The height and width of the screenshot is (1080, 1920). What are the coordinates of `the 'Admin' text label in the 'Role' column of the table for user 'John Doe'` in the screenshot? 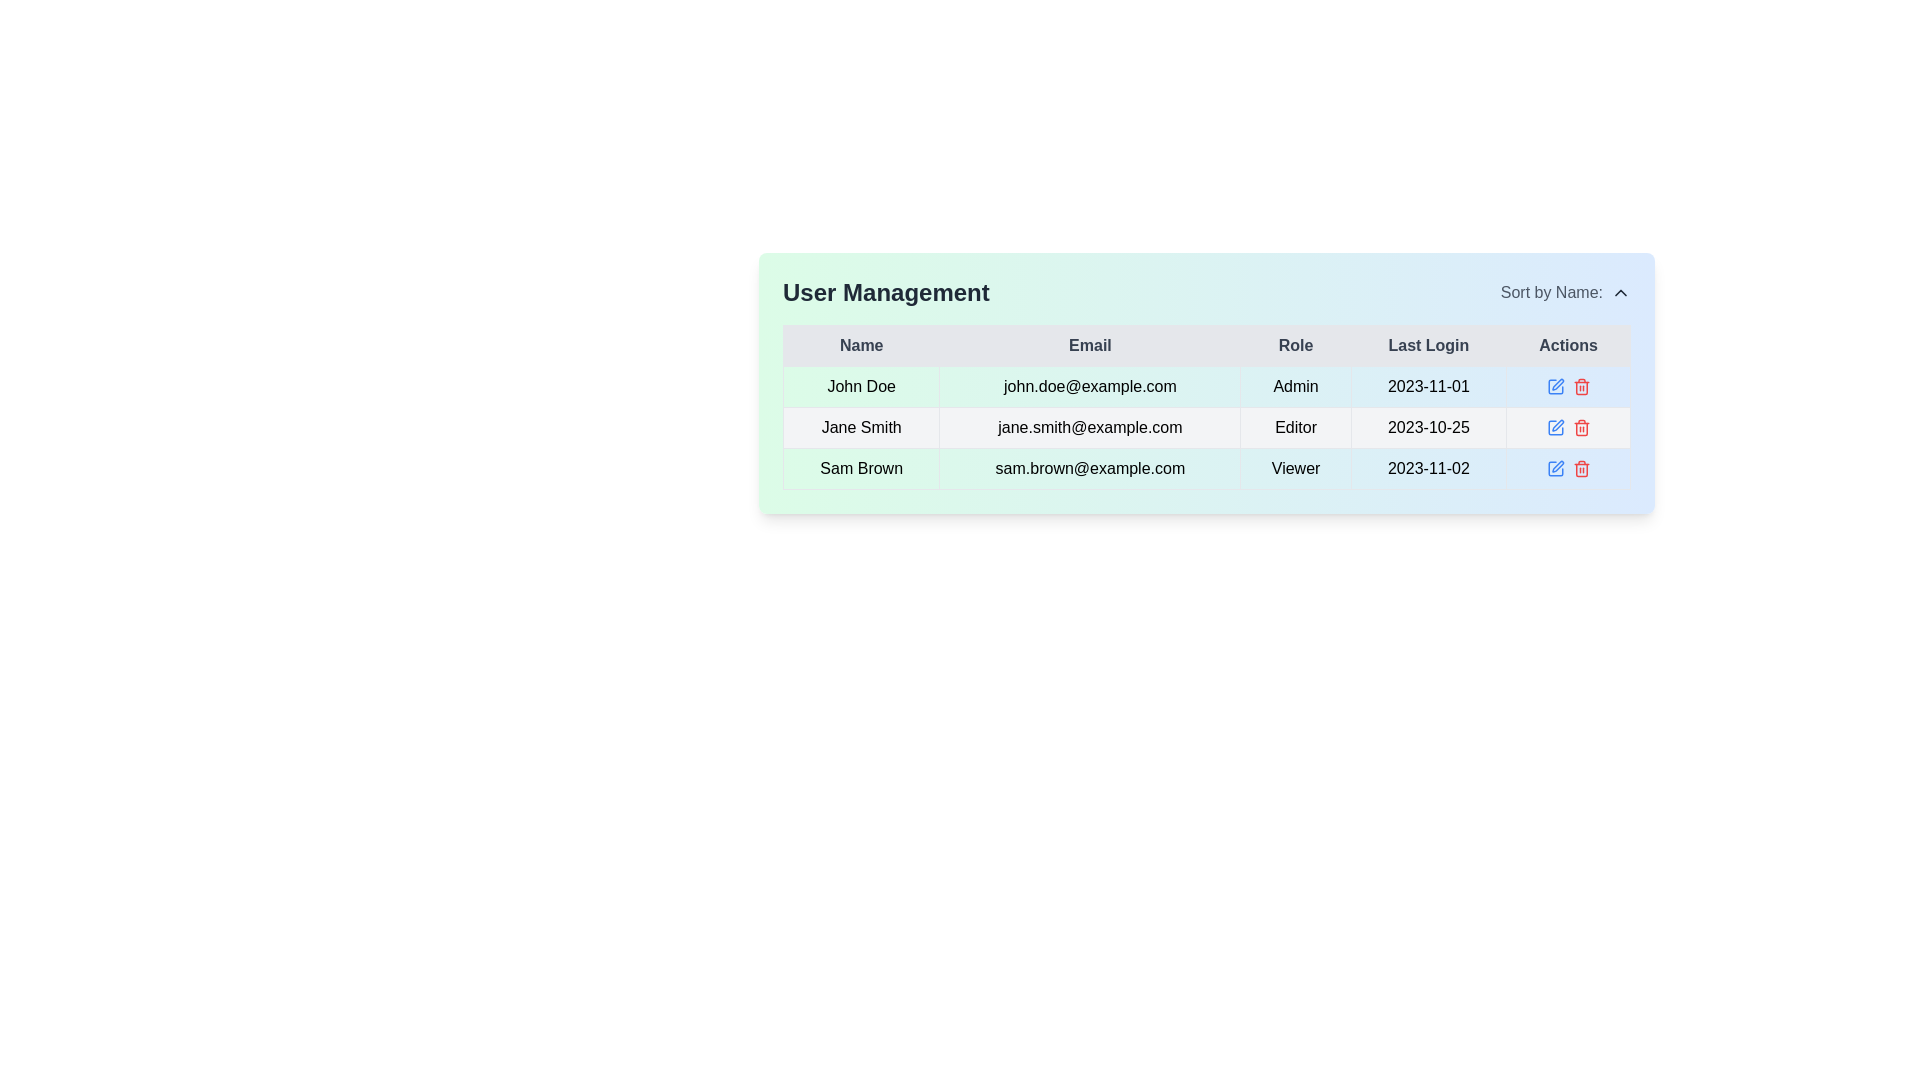 It's located at (1296, 386).